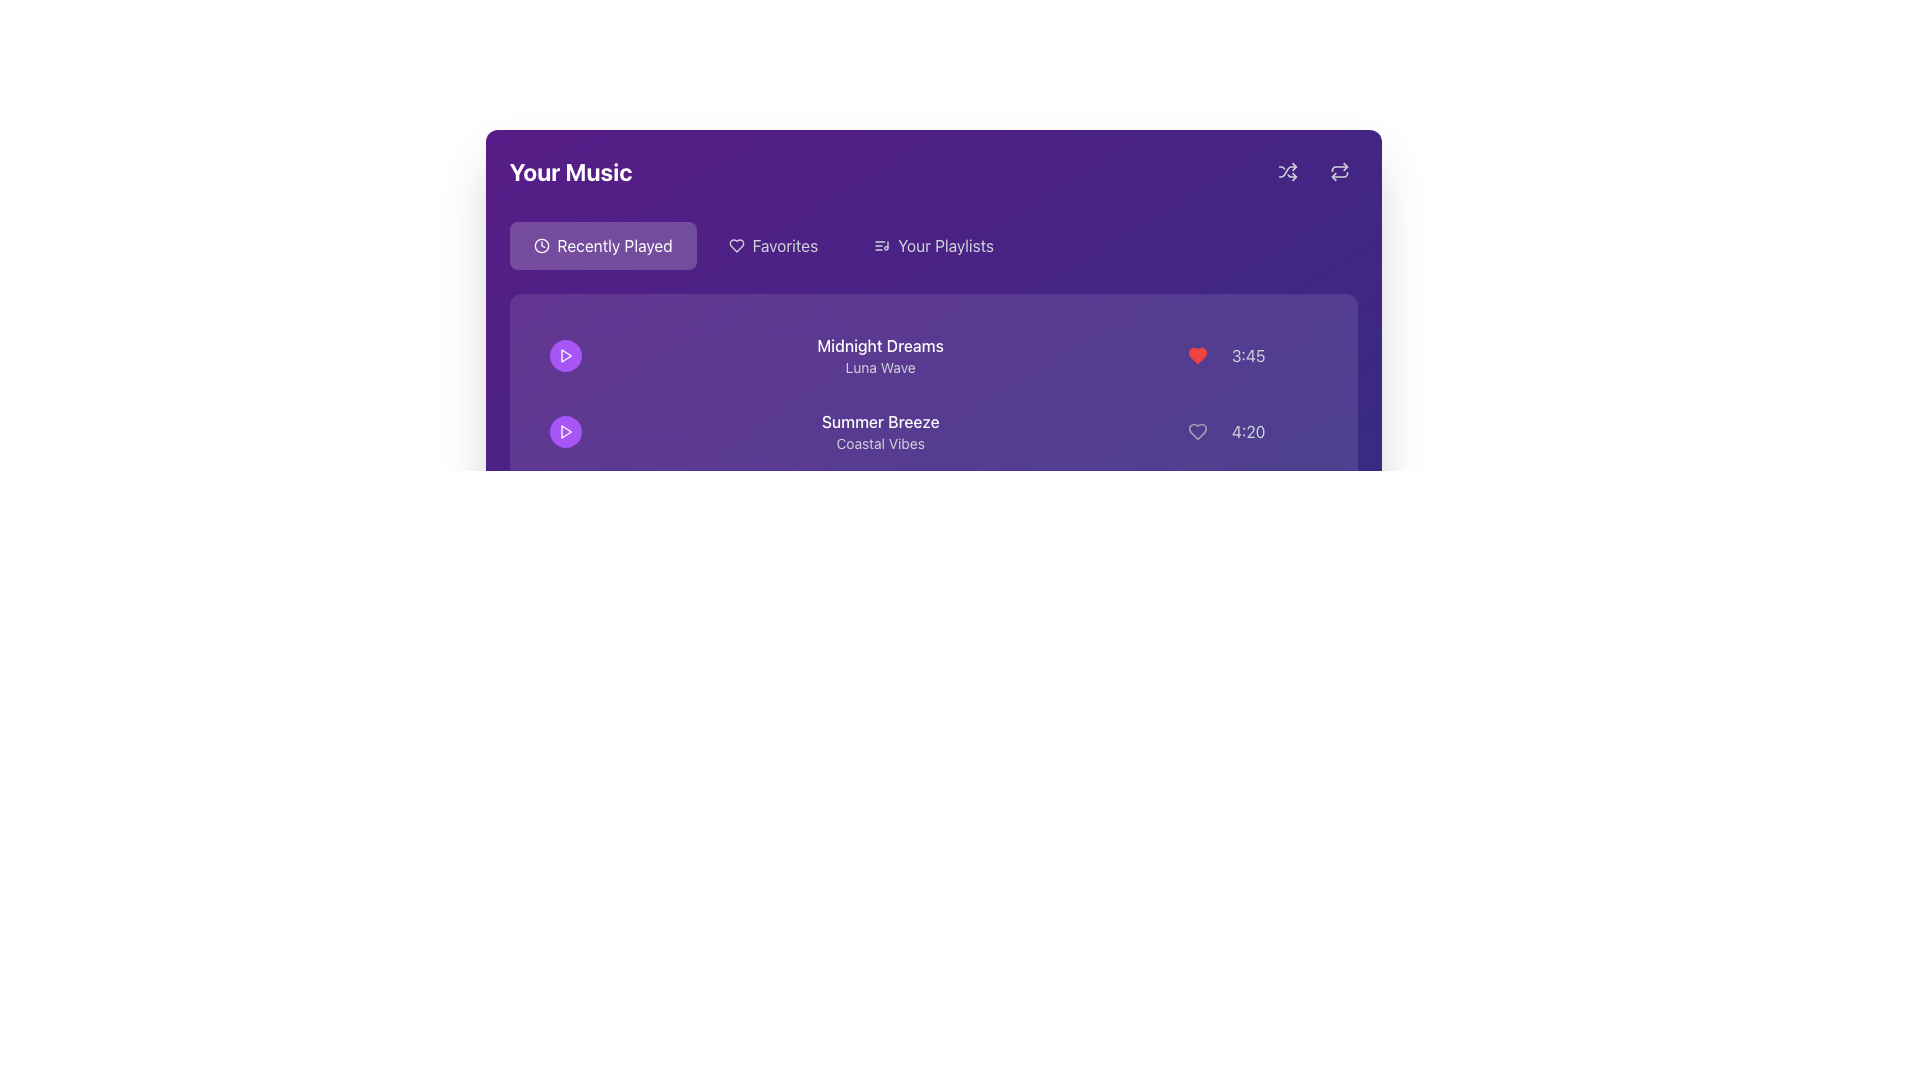  I want to click on the heart icon button located in the first row of the playlist interface, so click(1197, 431).